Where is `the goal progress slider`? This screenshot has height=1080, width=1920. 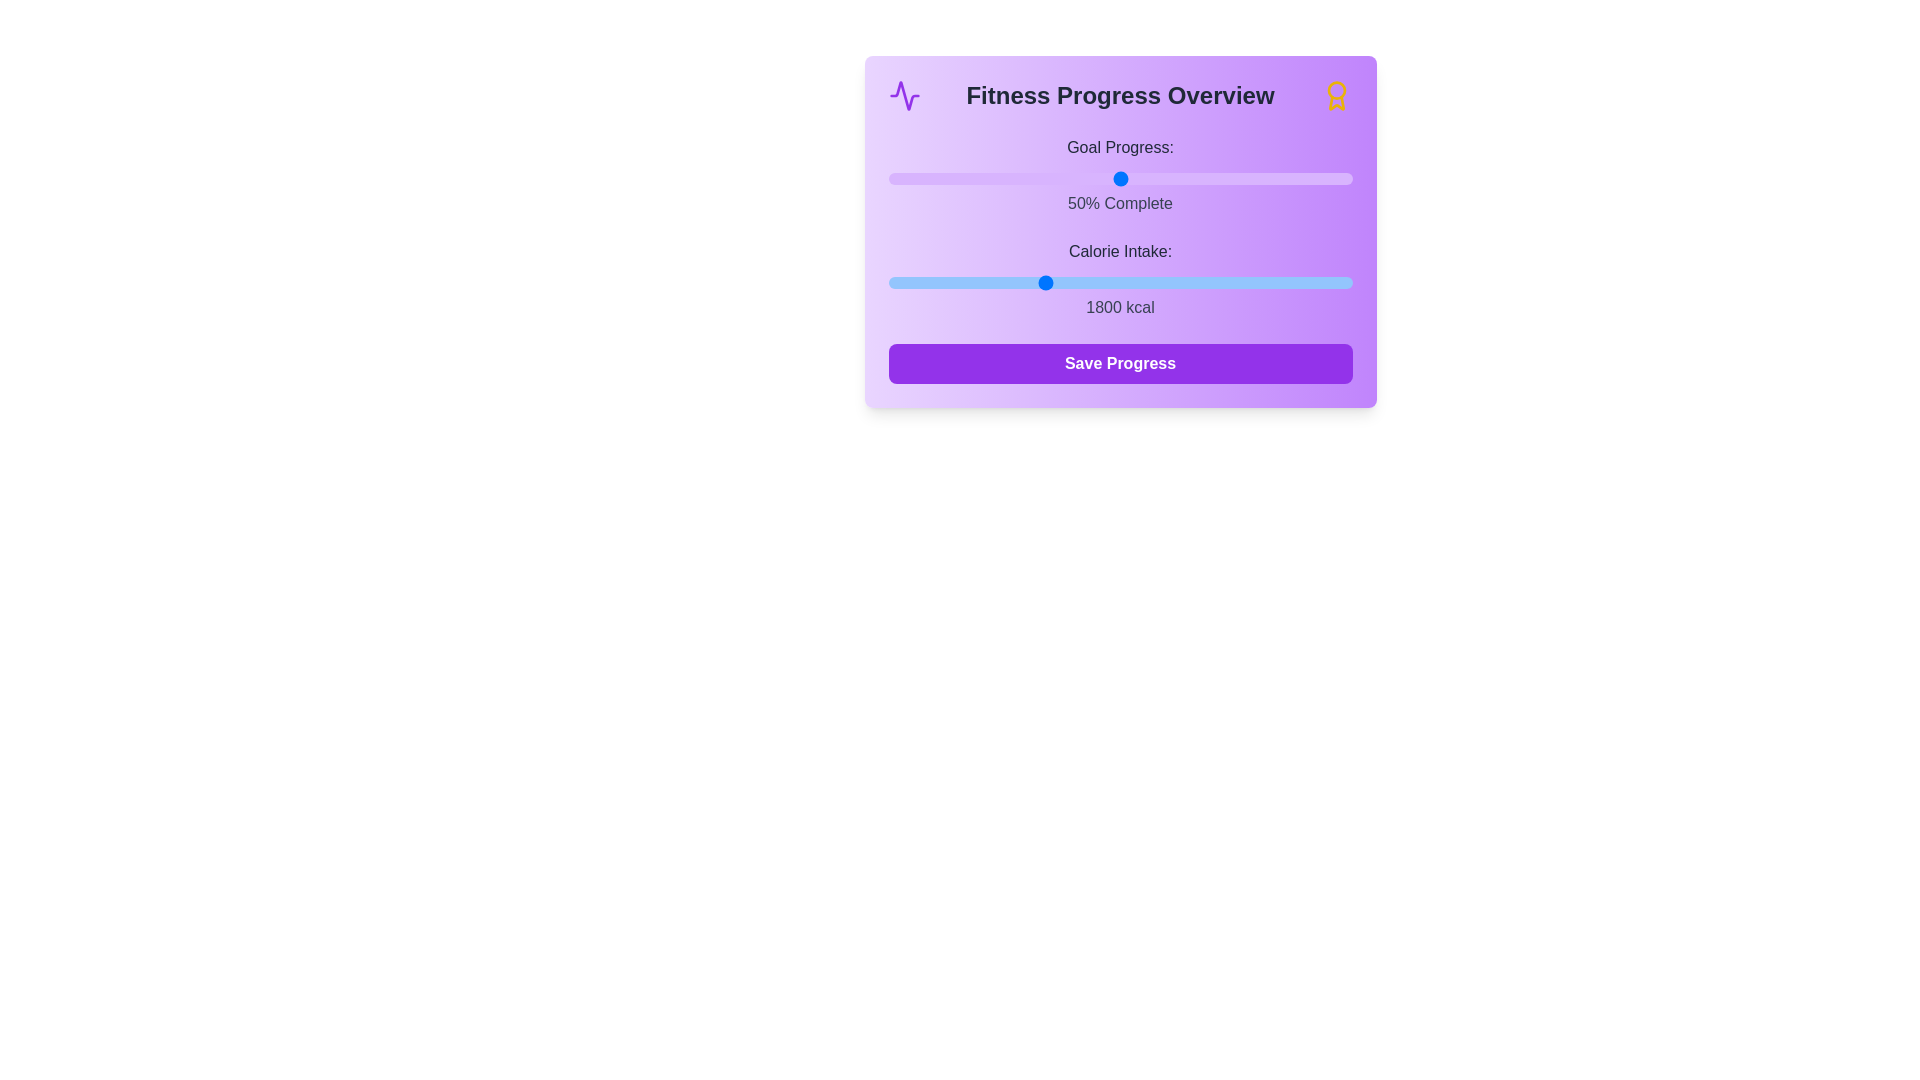 the goal progress slider is located at coordinates (957, 177).